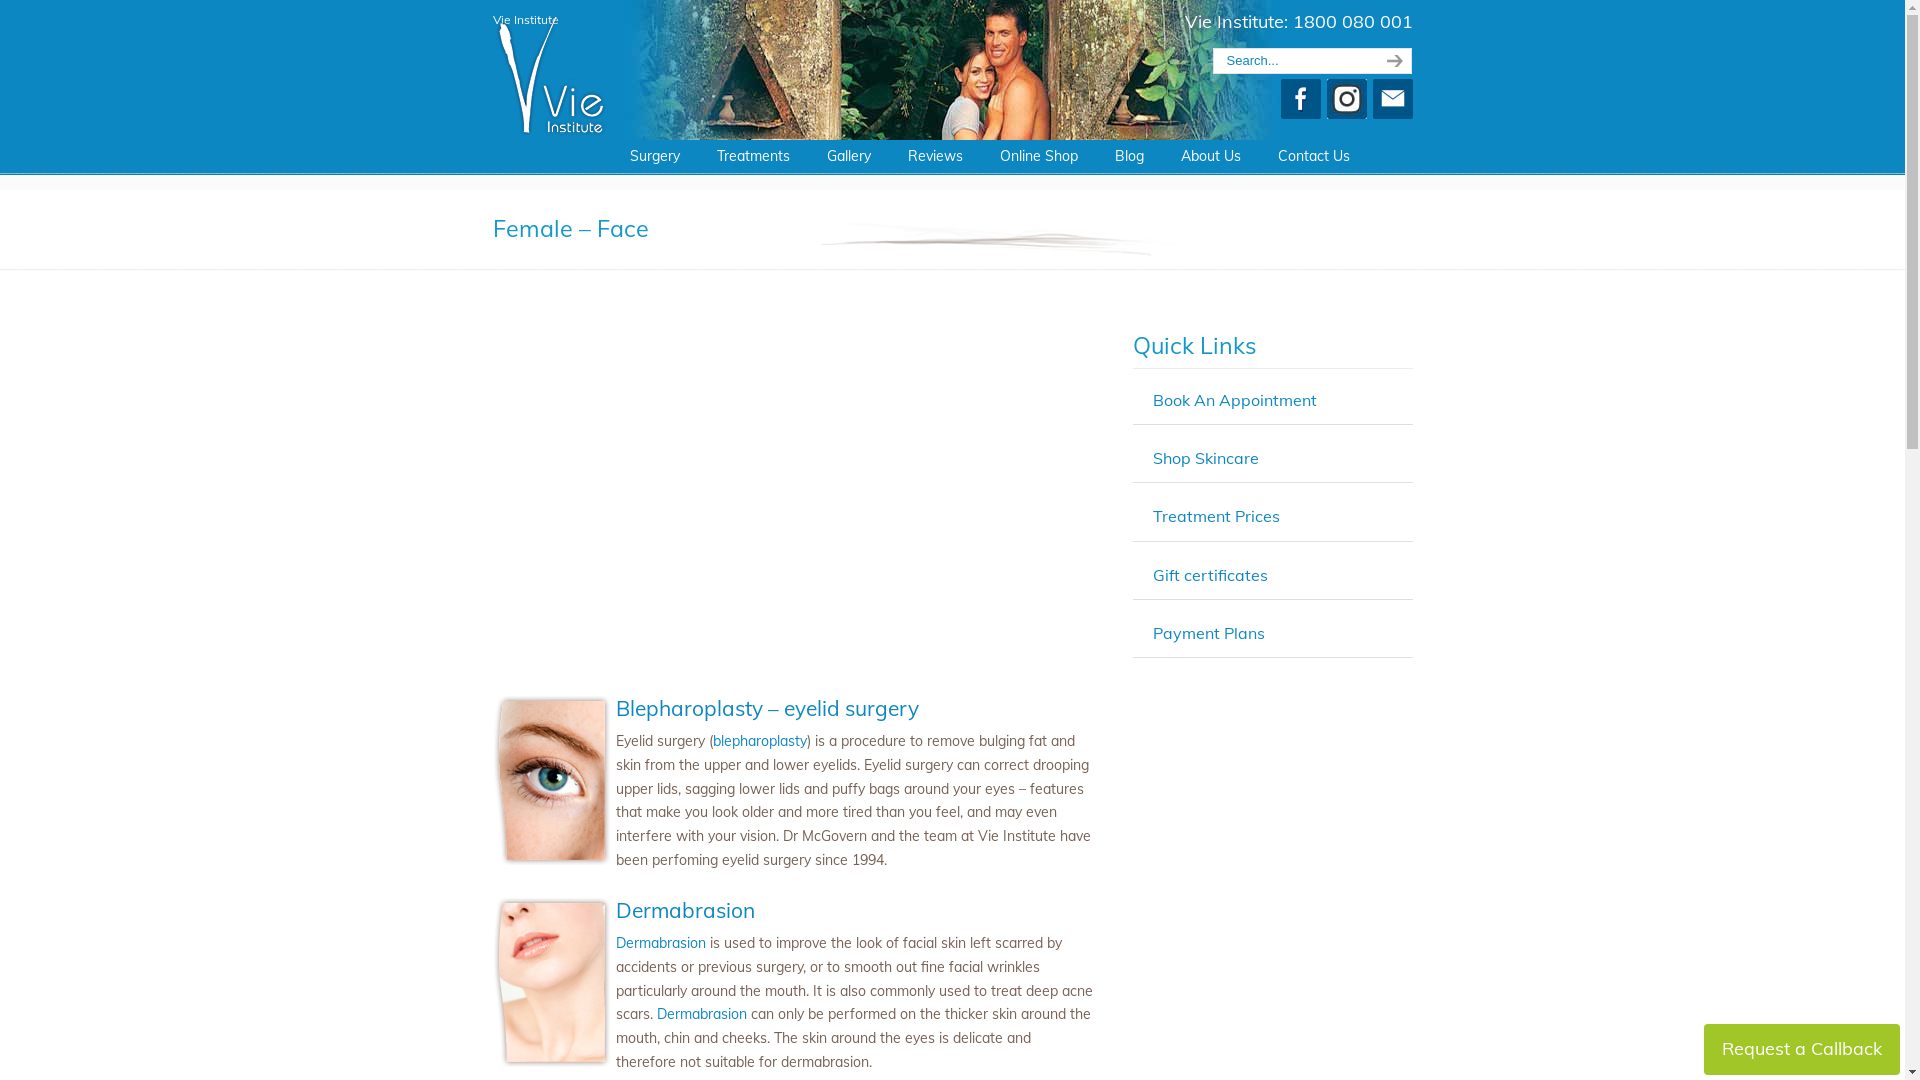  I want to click on 'Instagram', so click(1345, 114).